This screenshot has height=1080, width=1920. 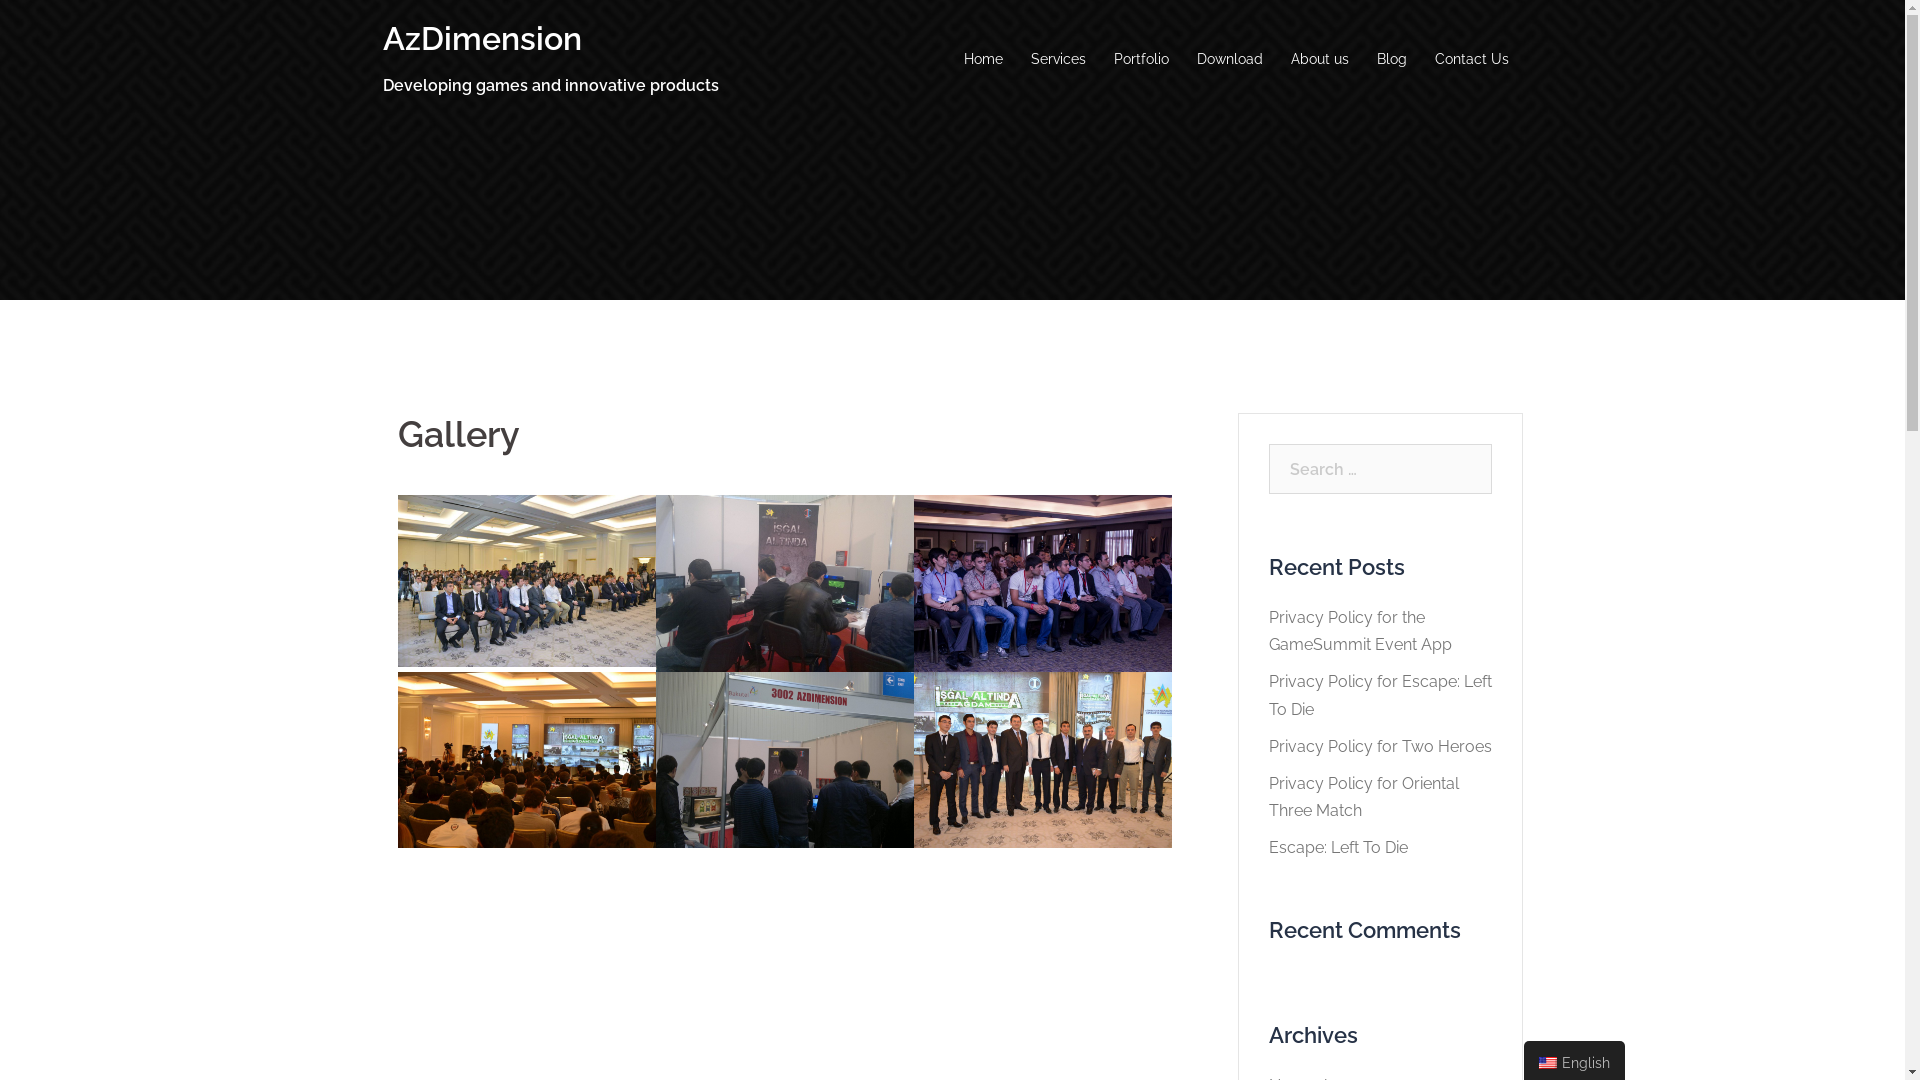 I want to click on 'Skip to content', so click(x=0, y=0).